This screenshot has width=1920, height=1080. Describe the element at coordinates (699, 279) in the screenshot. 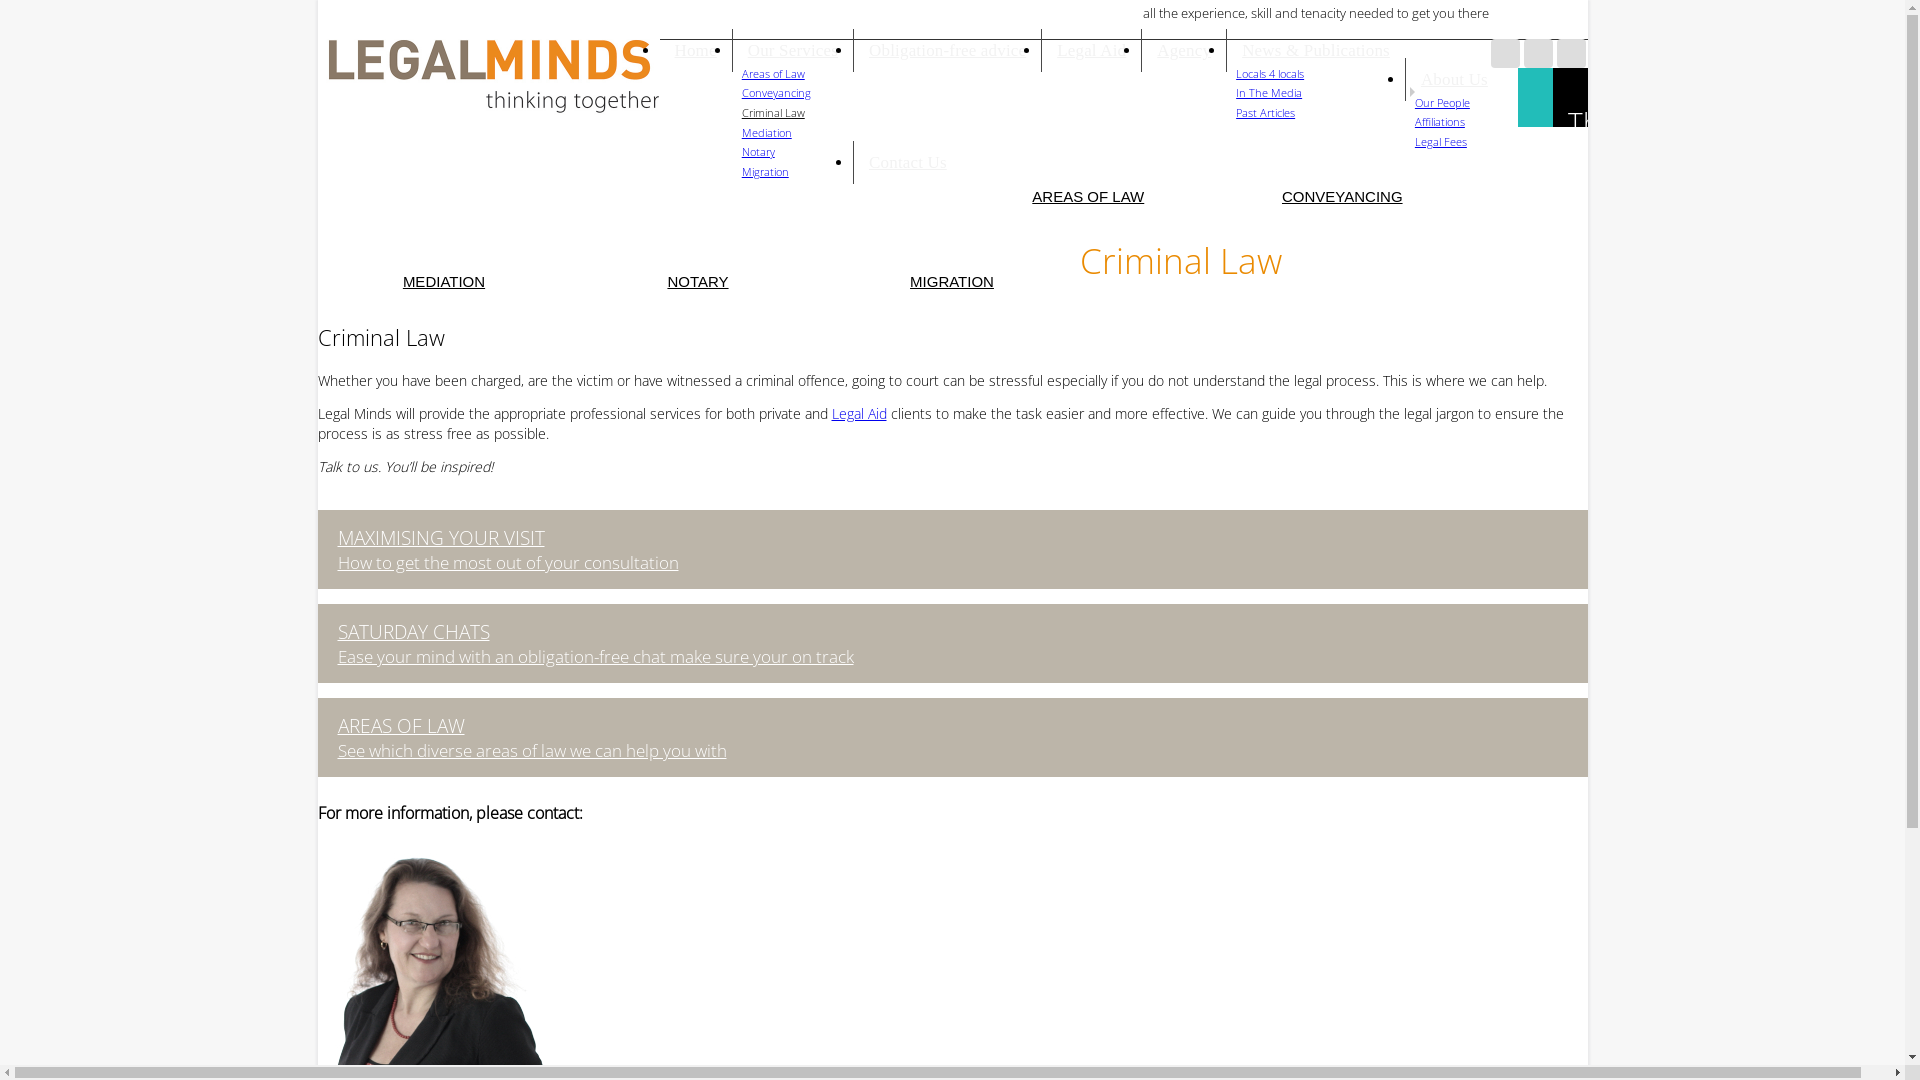

I see `'NOTARY'` at that location.